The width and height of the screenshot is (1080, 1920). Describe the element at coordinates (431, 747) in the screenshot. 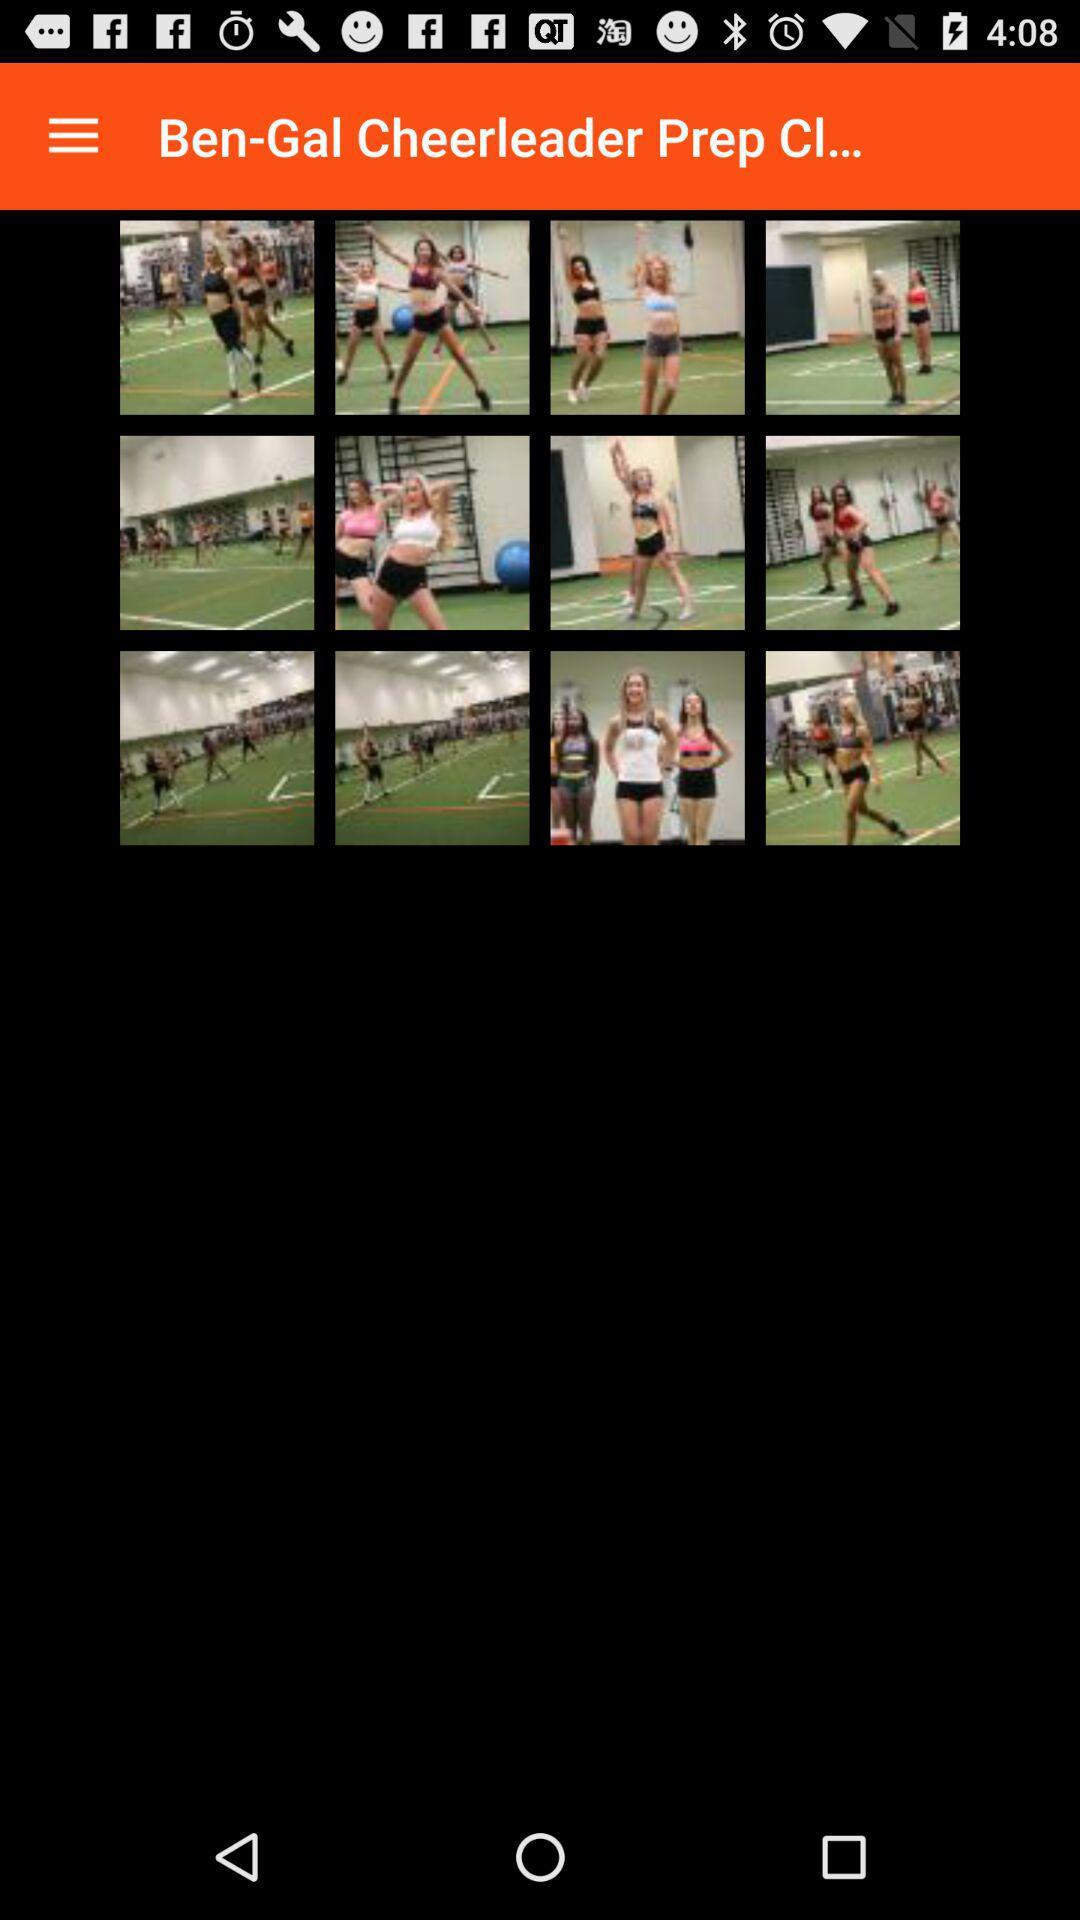

I see `photo` at that location.